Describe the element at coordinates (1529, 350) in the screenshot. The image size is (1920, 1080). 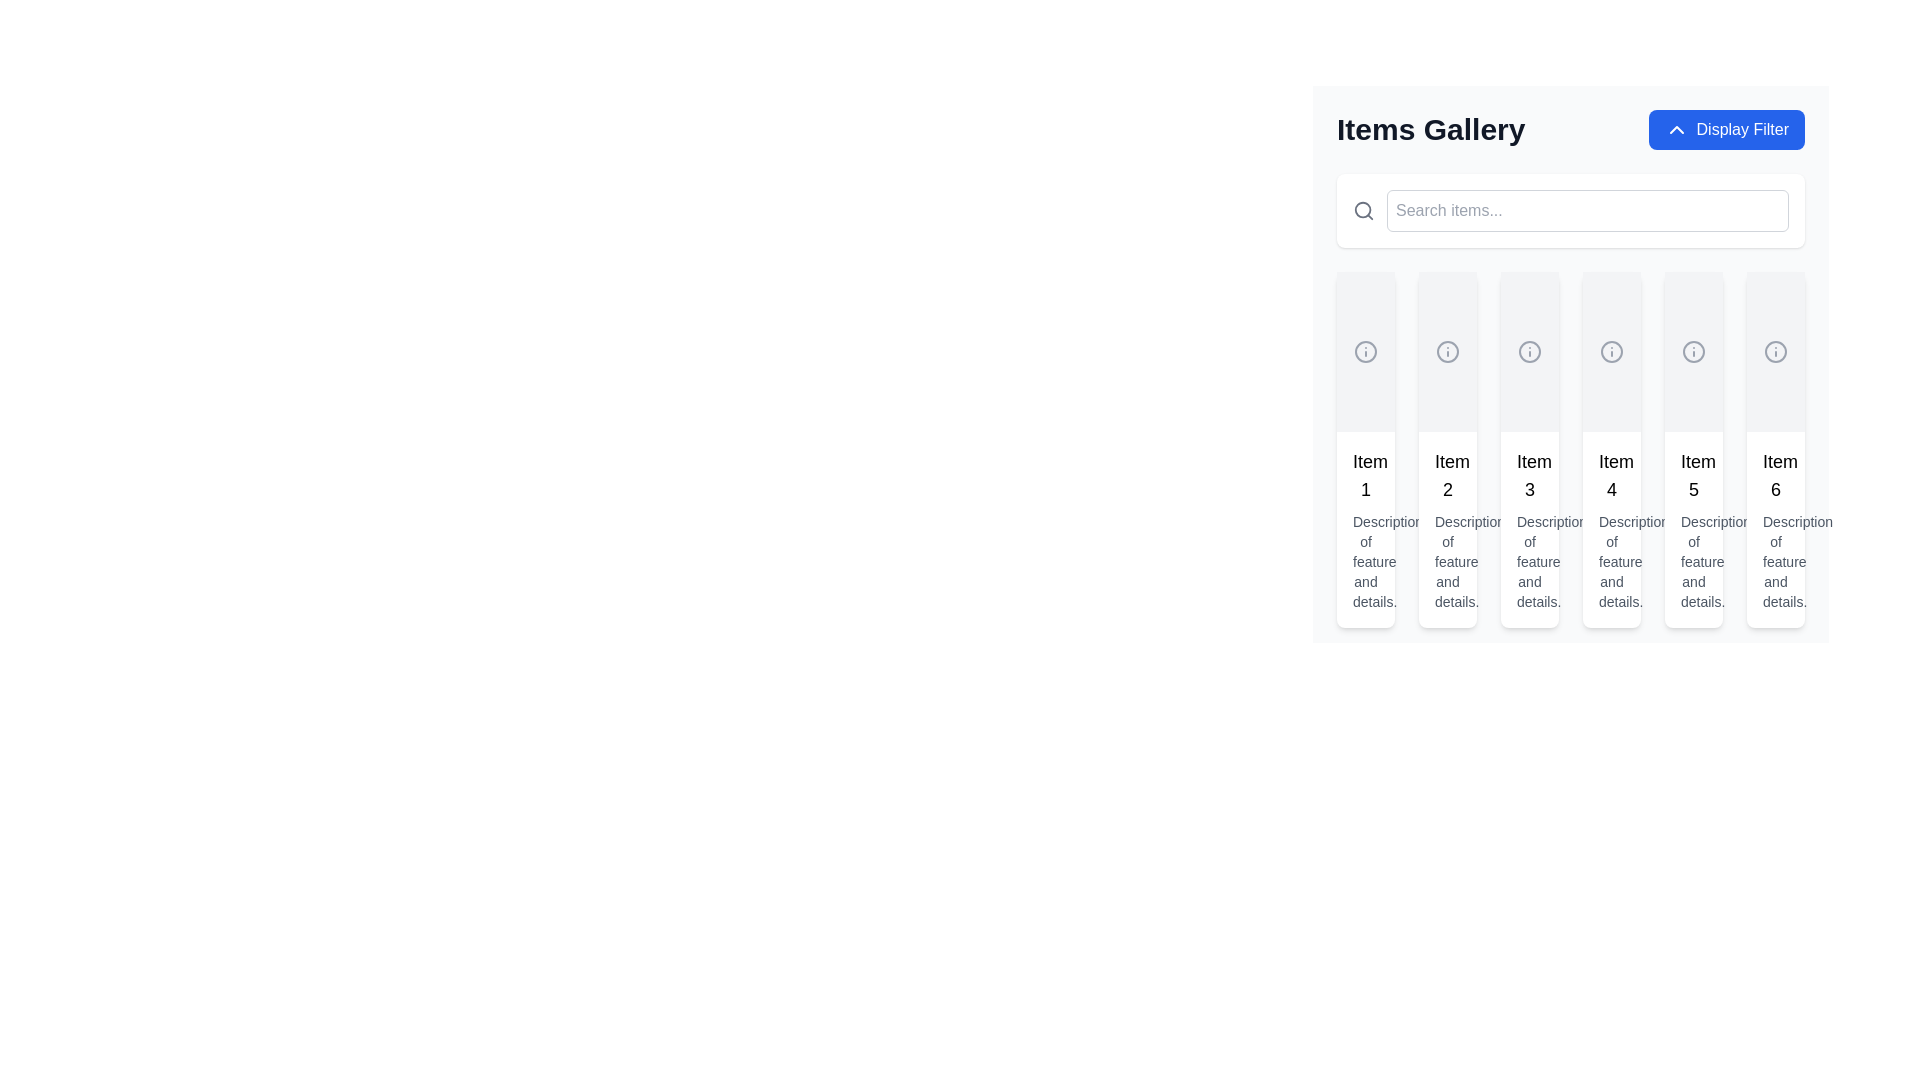
I see `information icon located in the upper section of the card labeled 'Item 3', which features a circular icon with a thin gray outline and an 'i' shape in the center` at that location.